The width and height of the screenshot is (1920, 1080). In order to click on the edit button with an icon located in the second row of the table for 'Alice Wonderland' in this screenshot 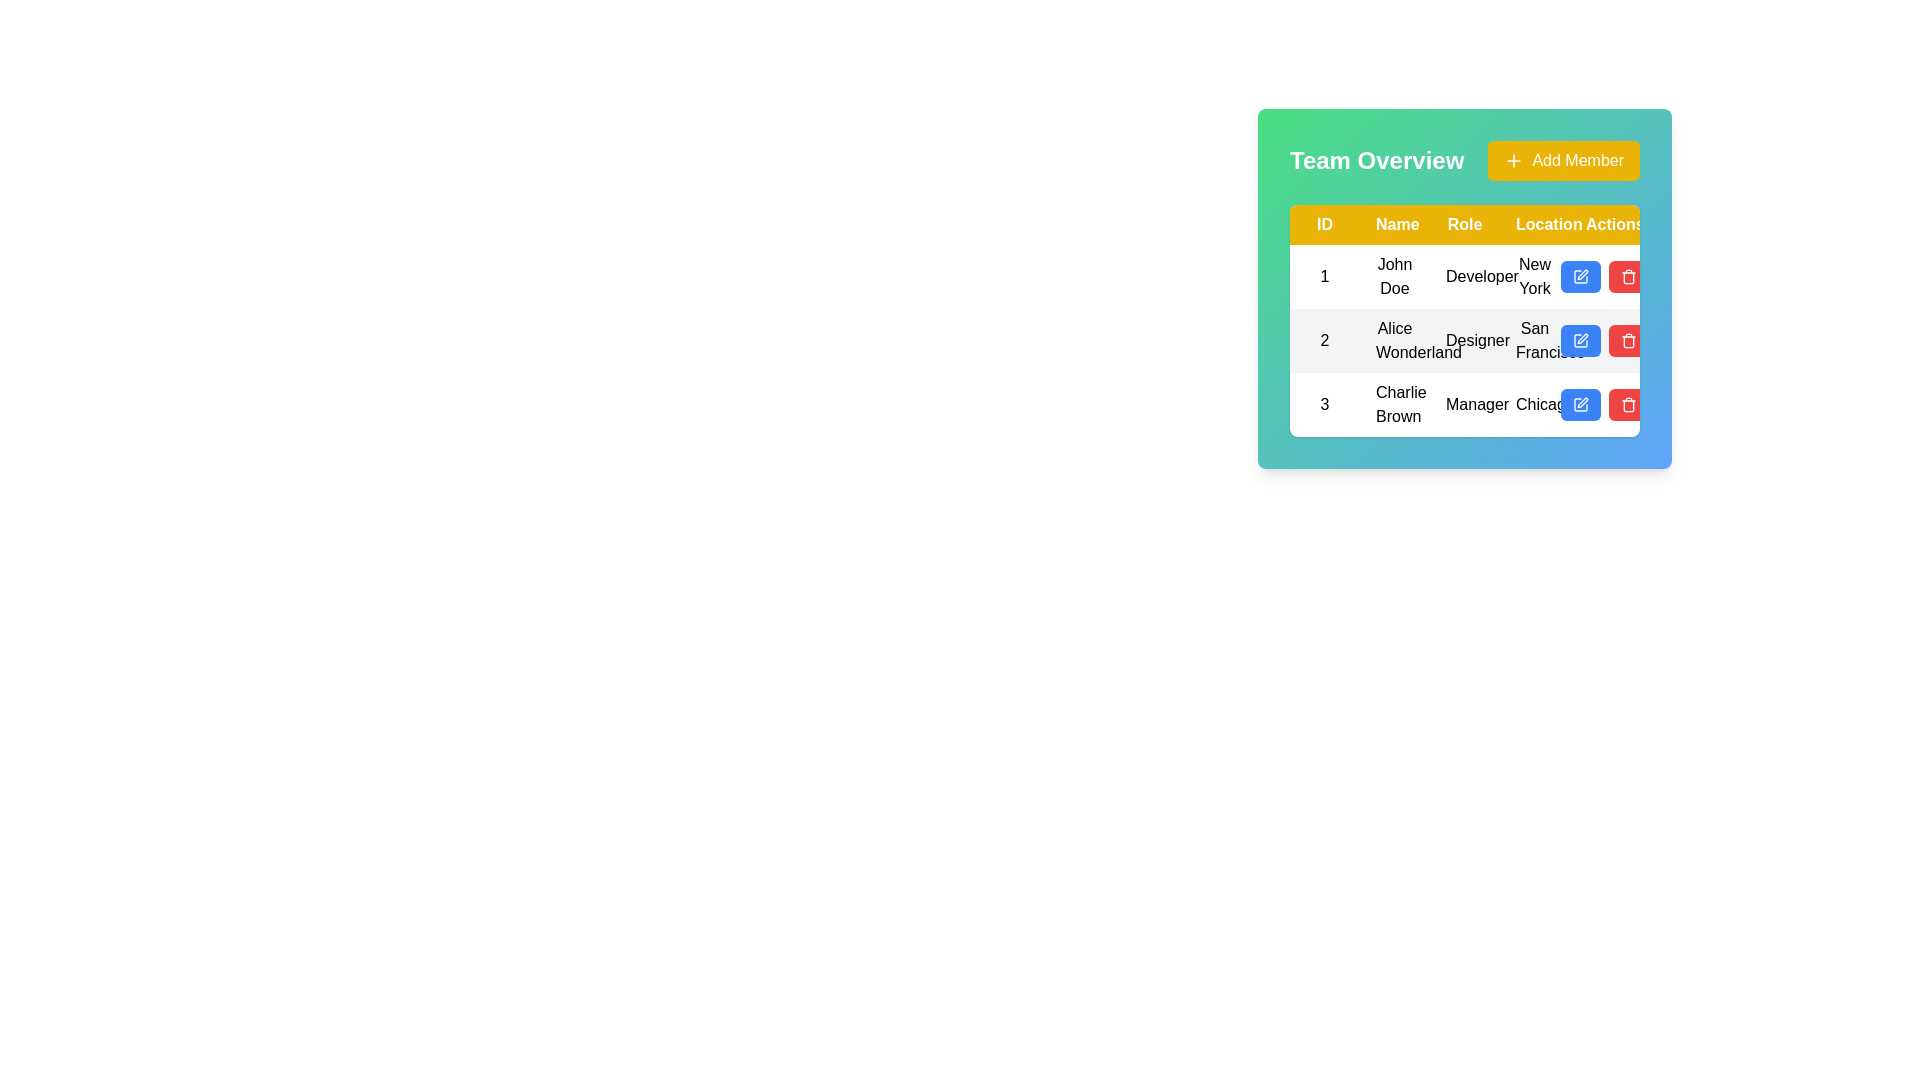, I will do `click(1579, 339)`.